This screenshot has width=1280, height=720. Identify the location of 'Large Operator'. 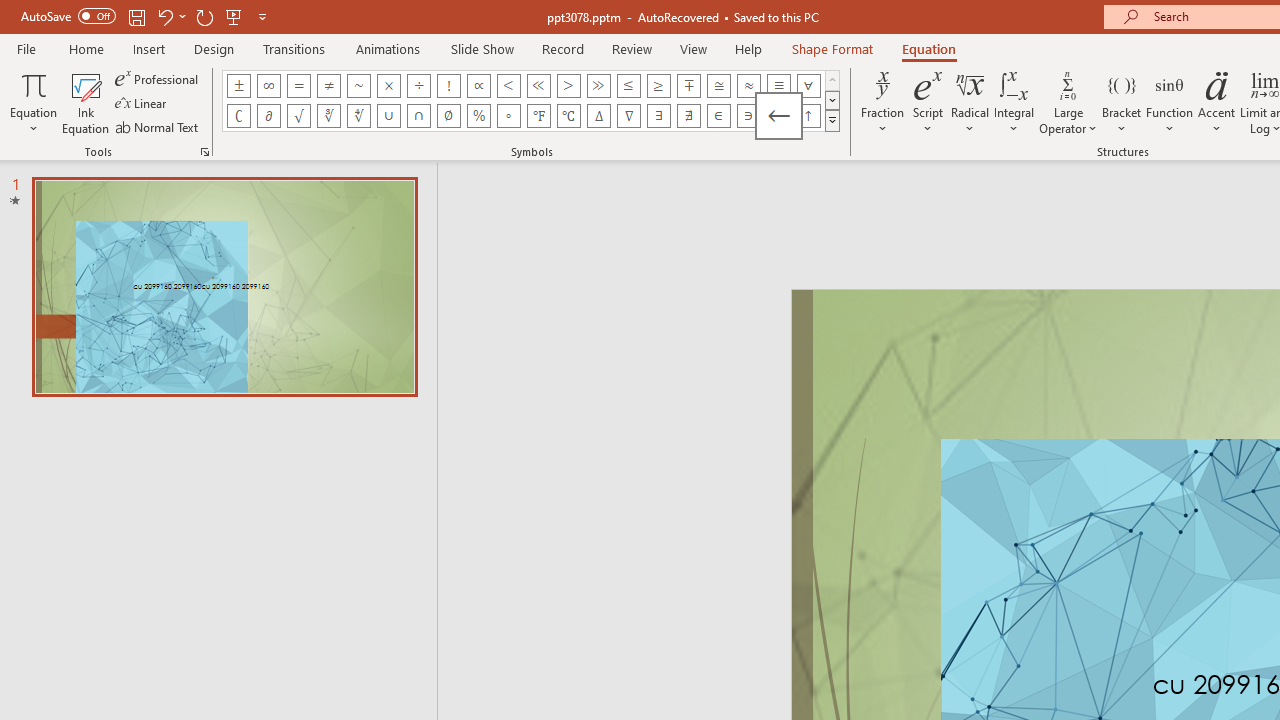
(1067, 103).